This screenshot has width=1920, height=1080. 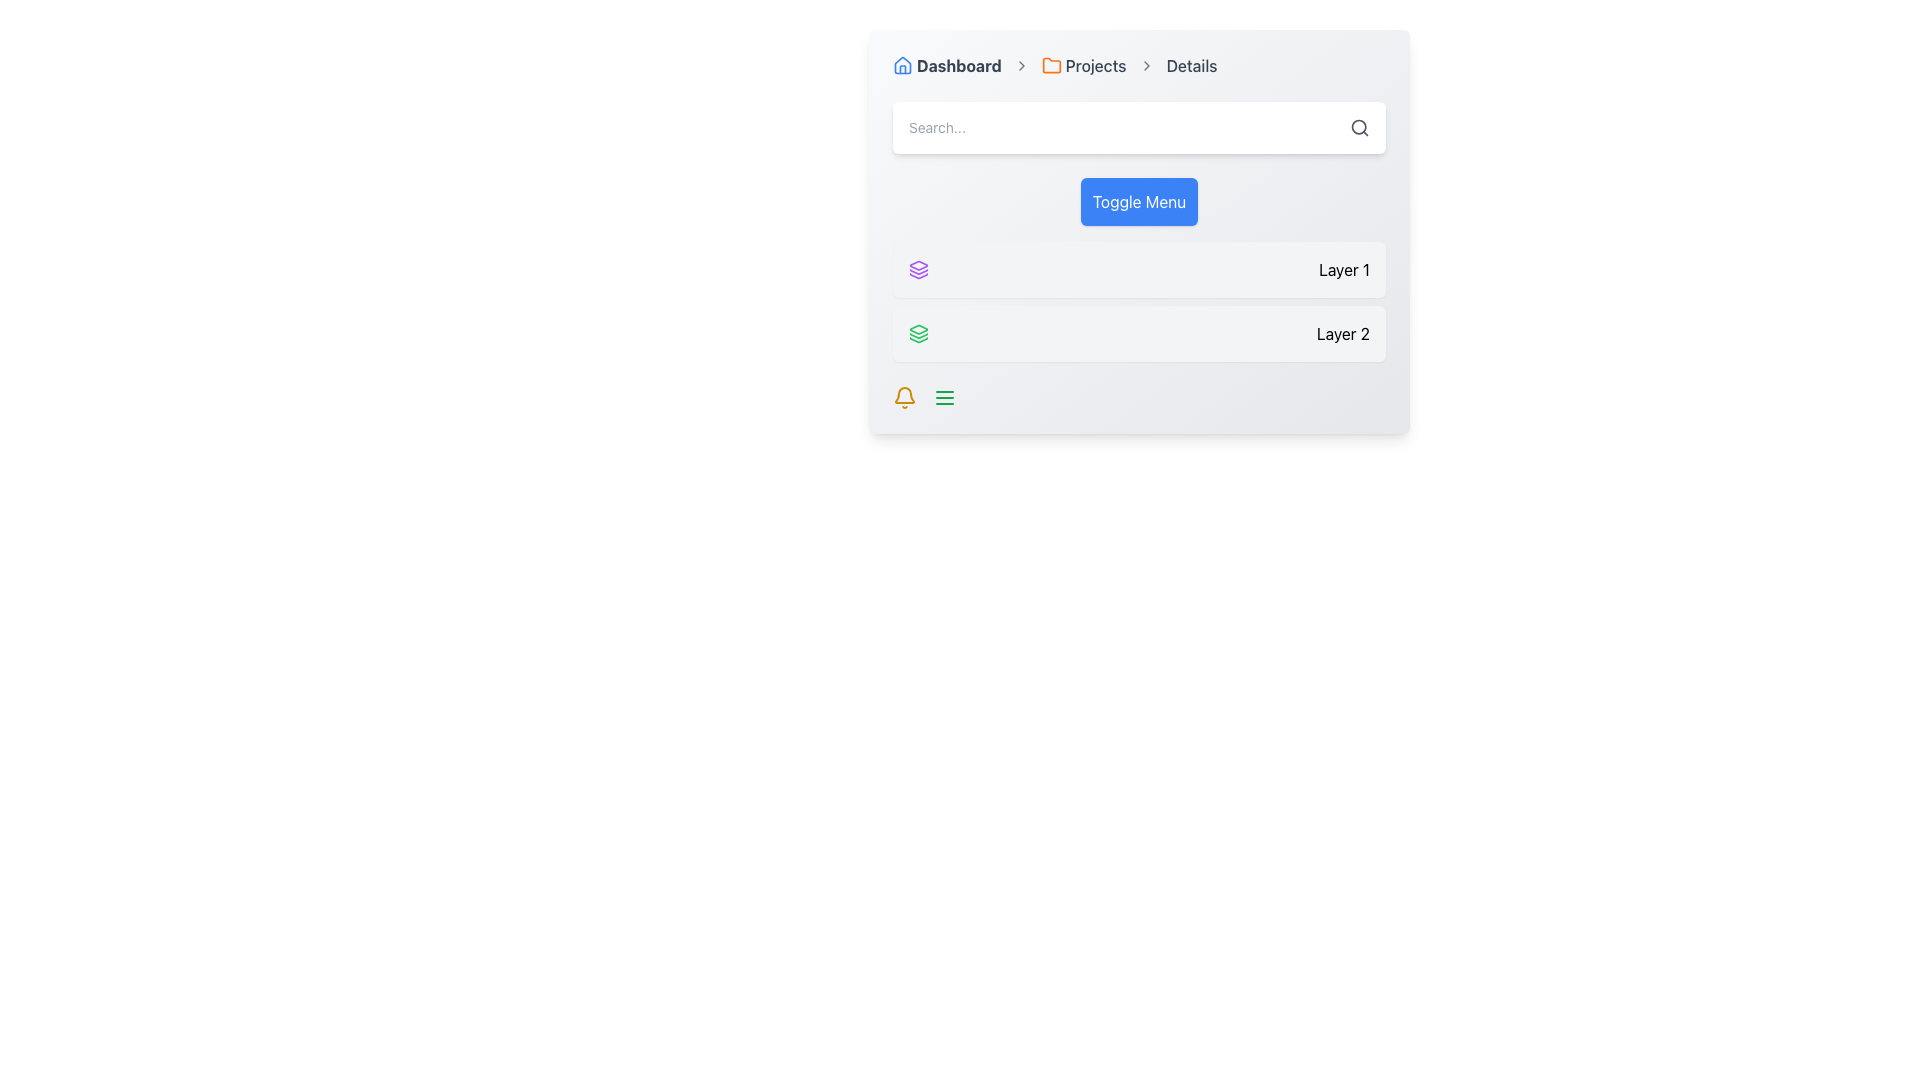 What do you see at coordinates (1021, 64) in the screenshot?
I see `the first arrow icon in the breadcrumb navigation sequence, located between the 'Dashboard' and 'Projects' text` at bounding box center [1021, 64].